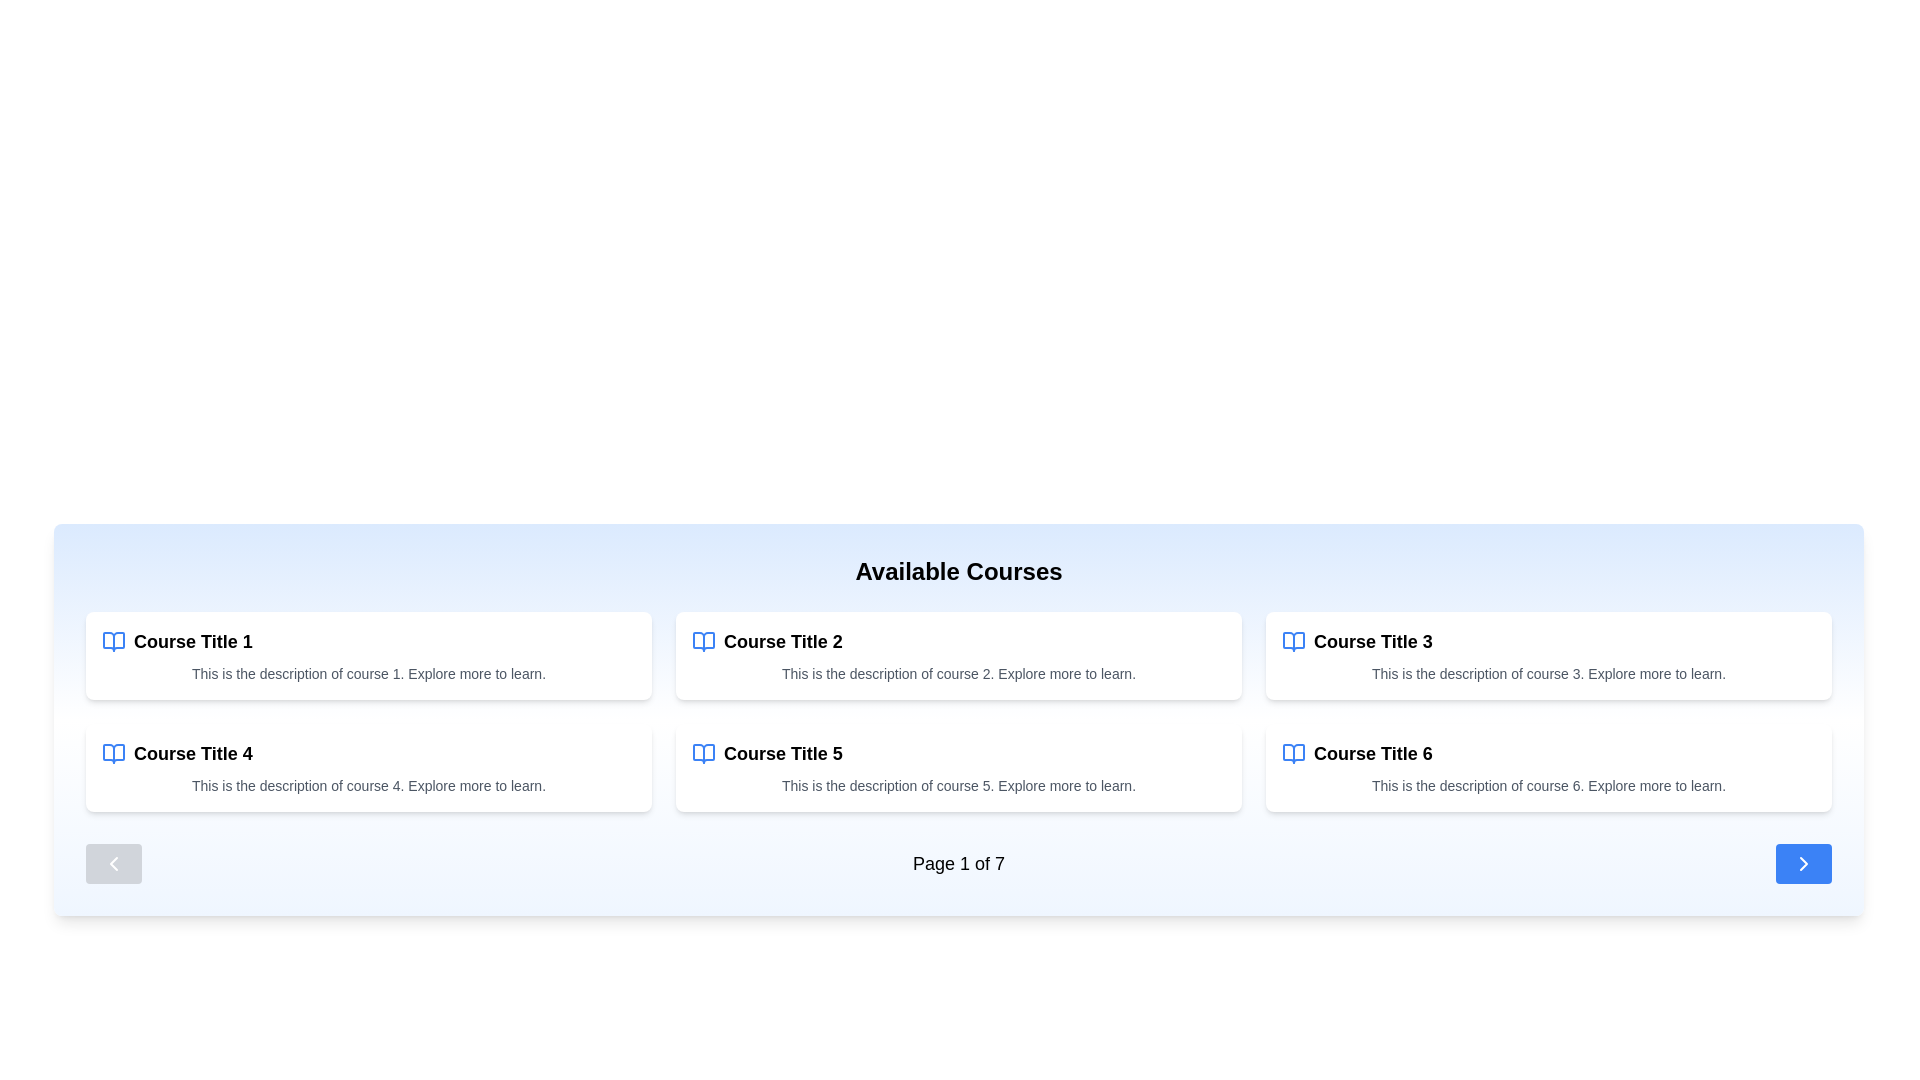  What do you see at coordinates (958, 863) in the screenshot?
I see `the text display element that shows 'Page 1 of 7', located at the bottom center of the 'Available Courses' section, beneath the course cards` at bounding box center [958, 863].